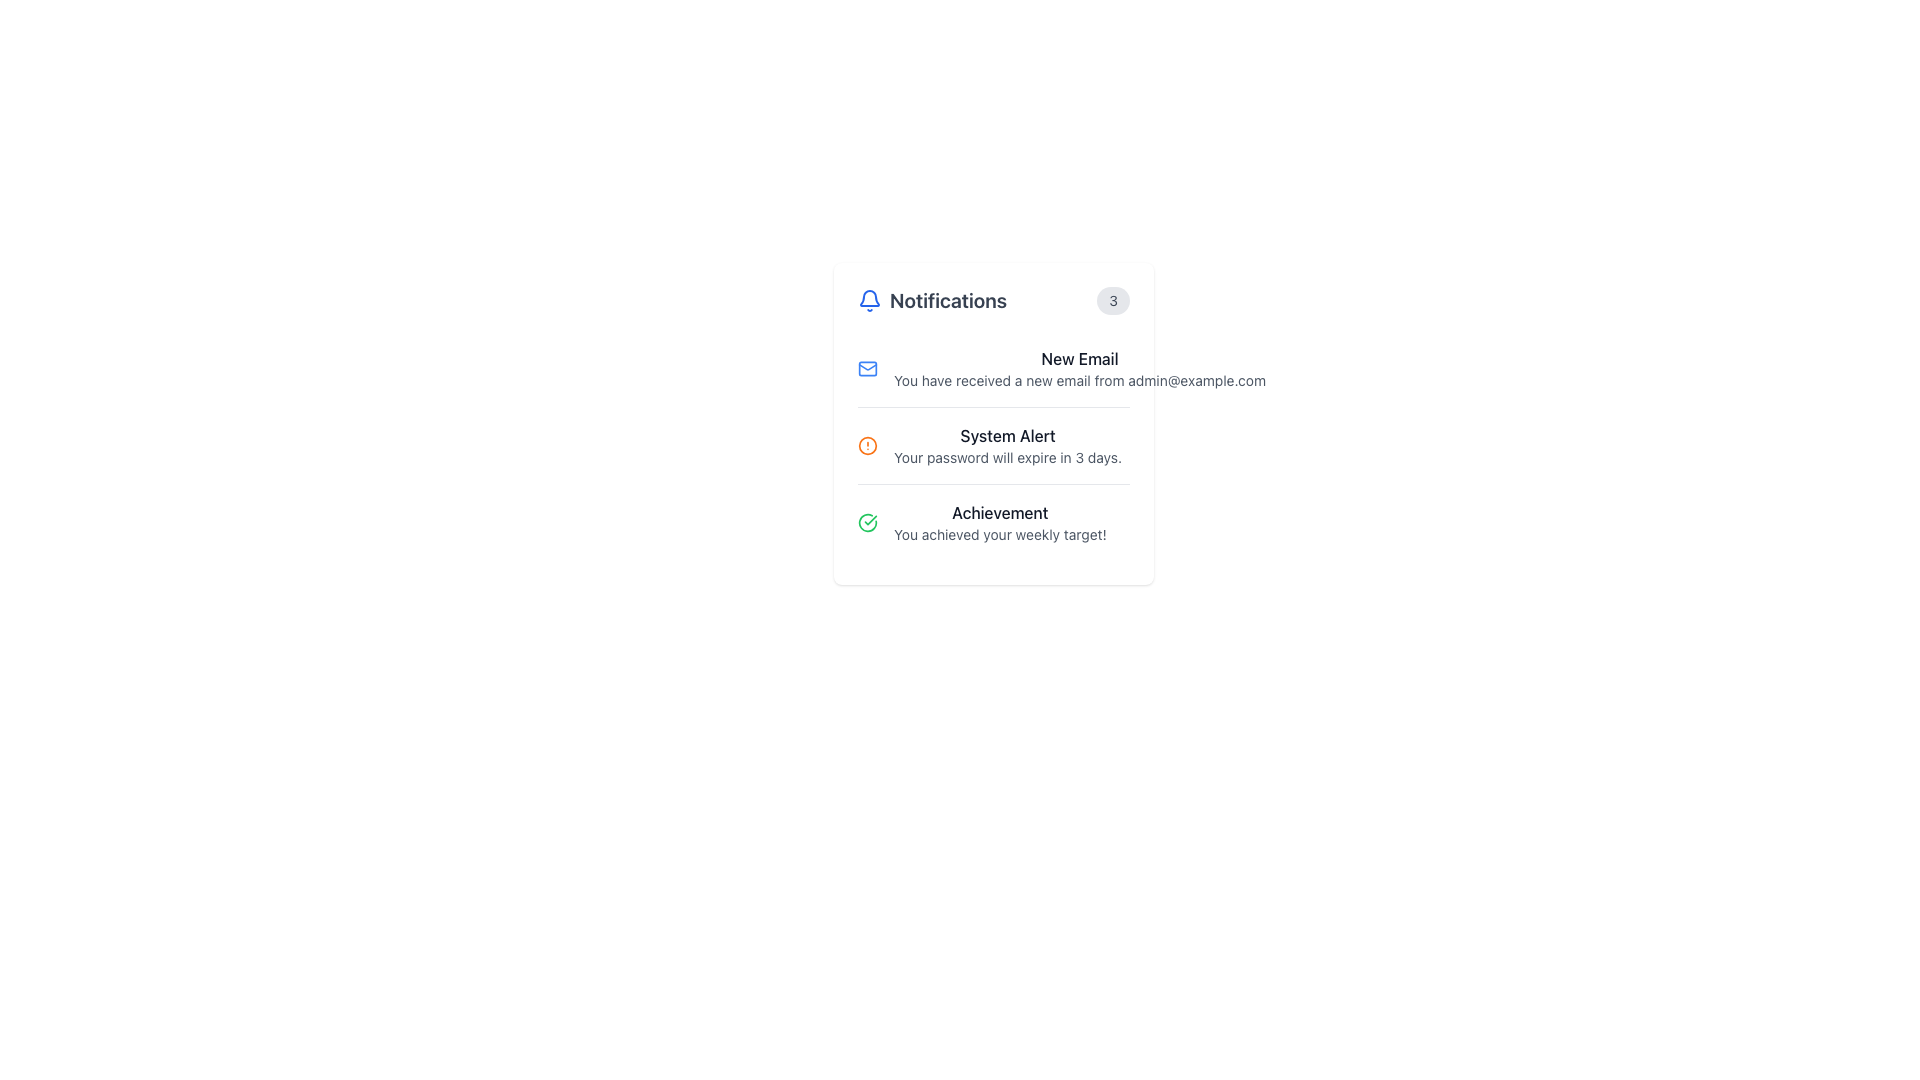  I want to click on notification titled 'System Alert' that indicates 'Your password will expire in 3 days.', so click(1008, 445).